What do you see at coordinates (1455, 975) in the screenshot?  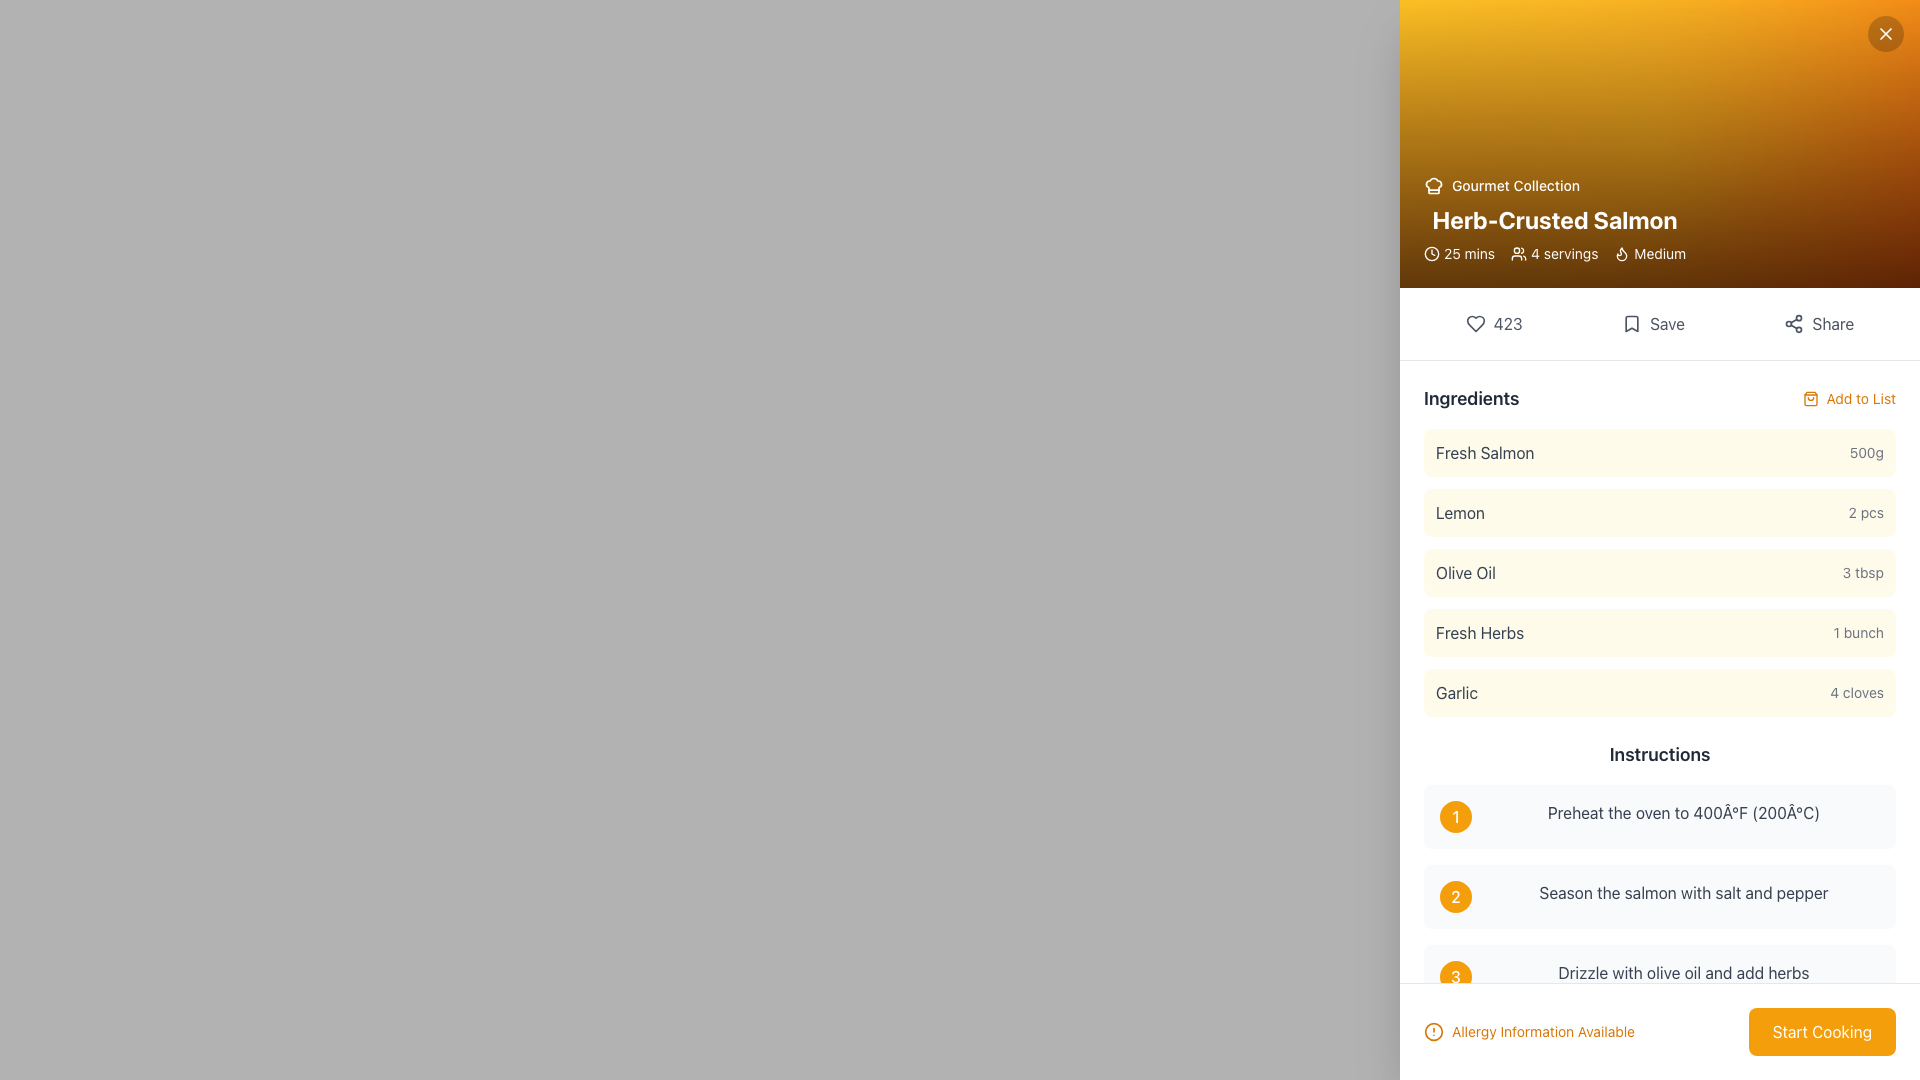 I see `the Numbered step indicator located at the far-left side of the third instruction step row, which labels the cooking instruction 'Drizzle with olive oil and add herbs'` at bounding box center [1455, 975].